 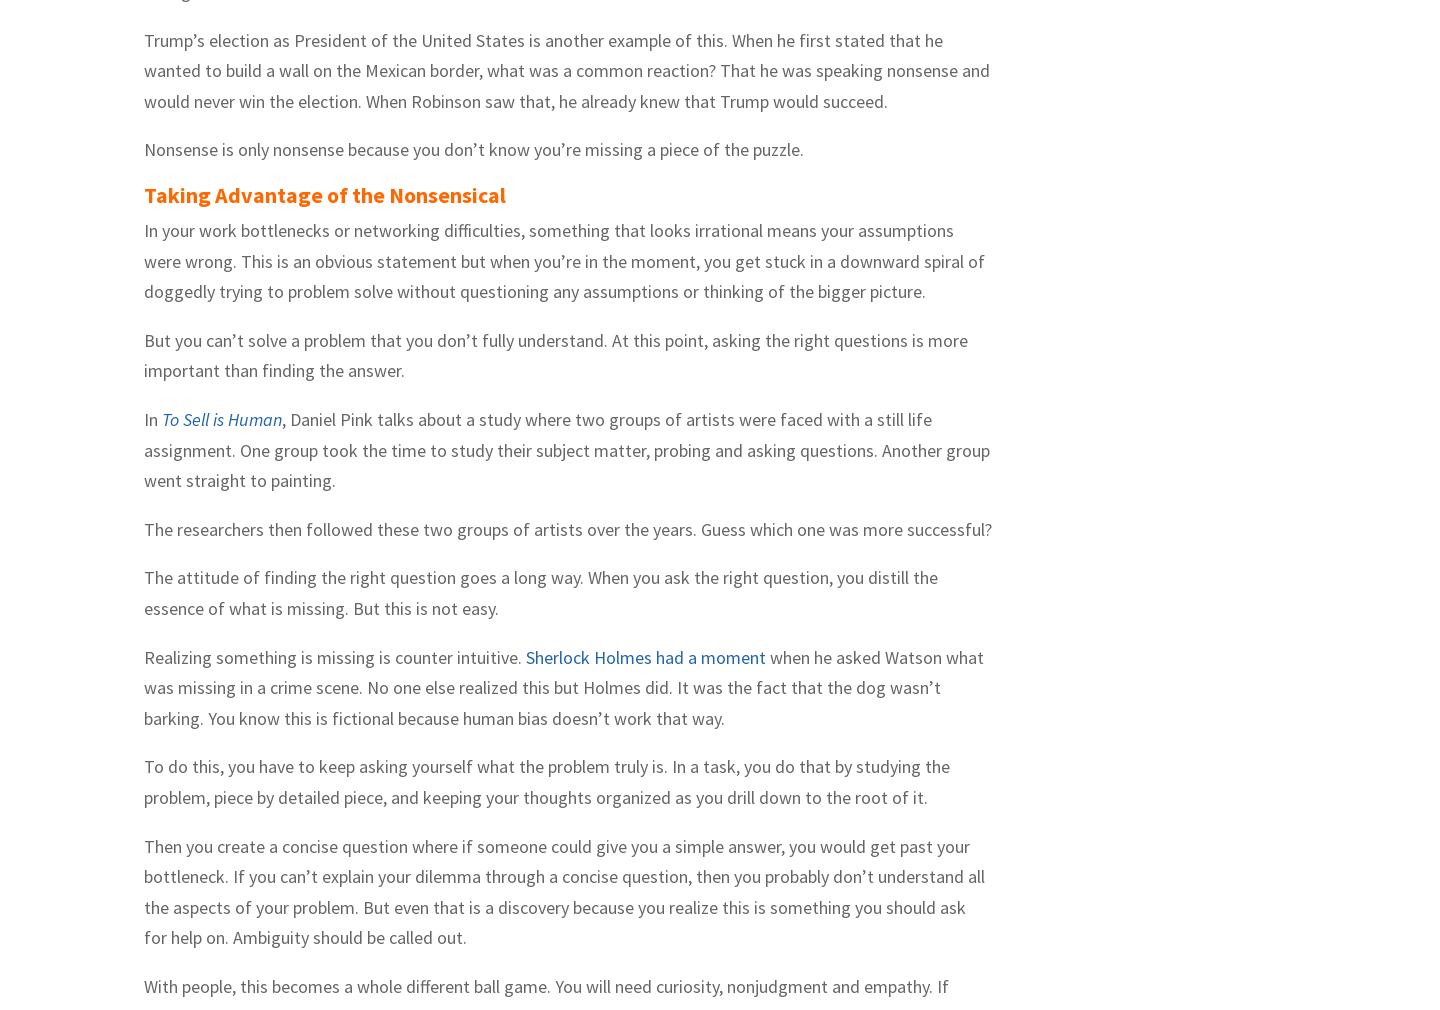 What do you see at coordinates (555, 355) in the screenshot?
I see `'But you can’t solve a problem that you don’t fully understand. At this point, asking the right questions is more important than finding the answer.'` at bounding box center [555, 355].